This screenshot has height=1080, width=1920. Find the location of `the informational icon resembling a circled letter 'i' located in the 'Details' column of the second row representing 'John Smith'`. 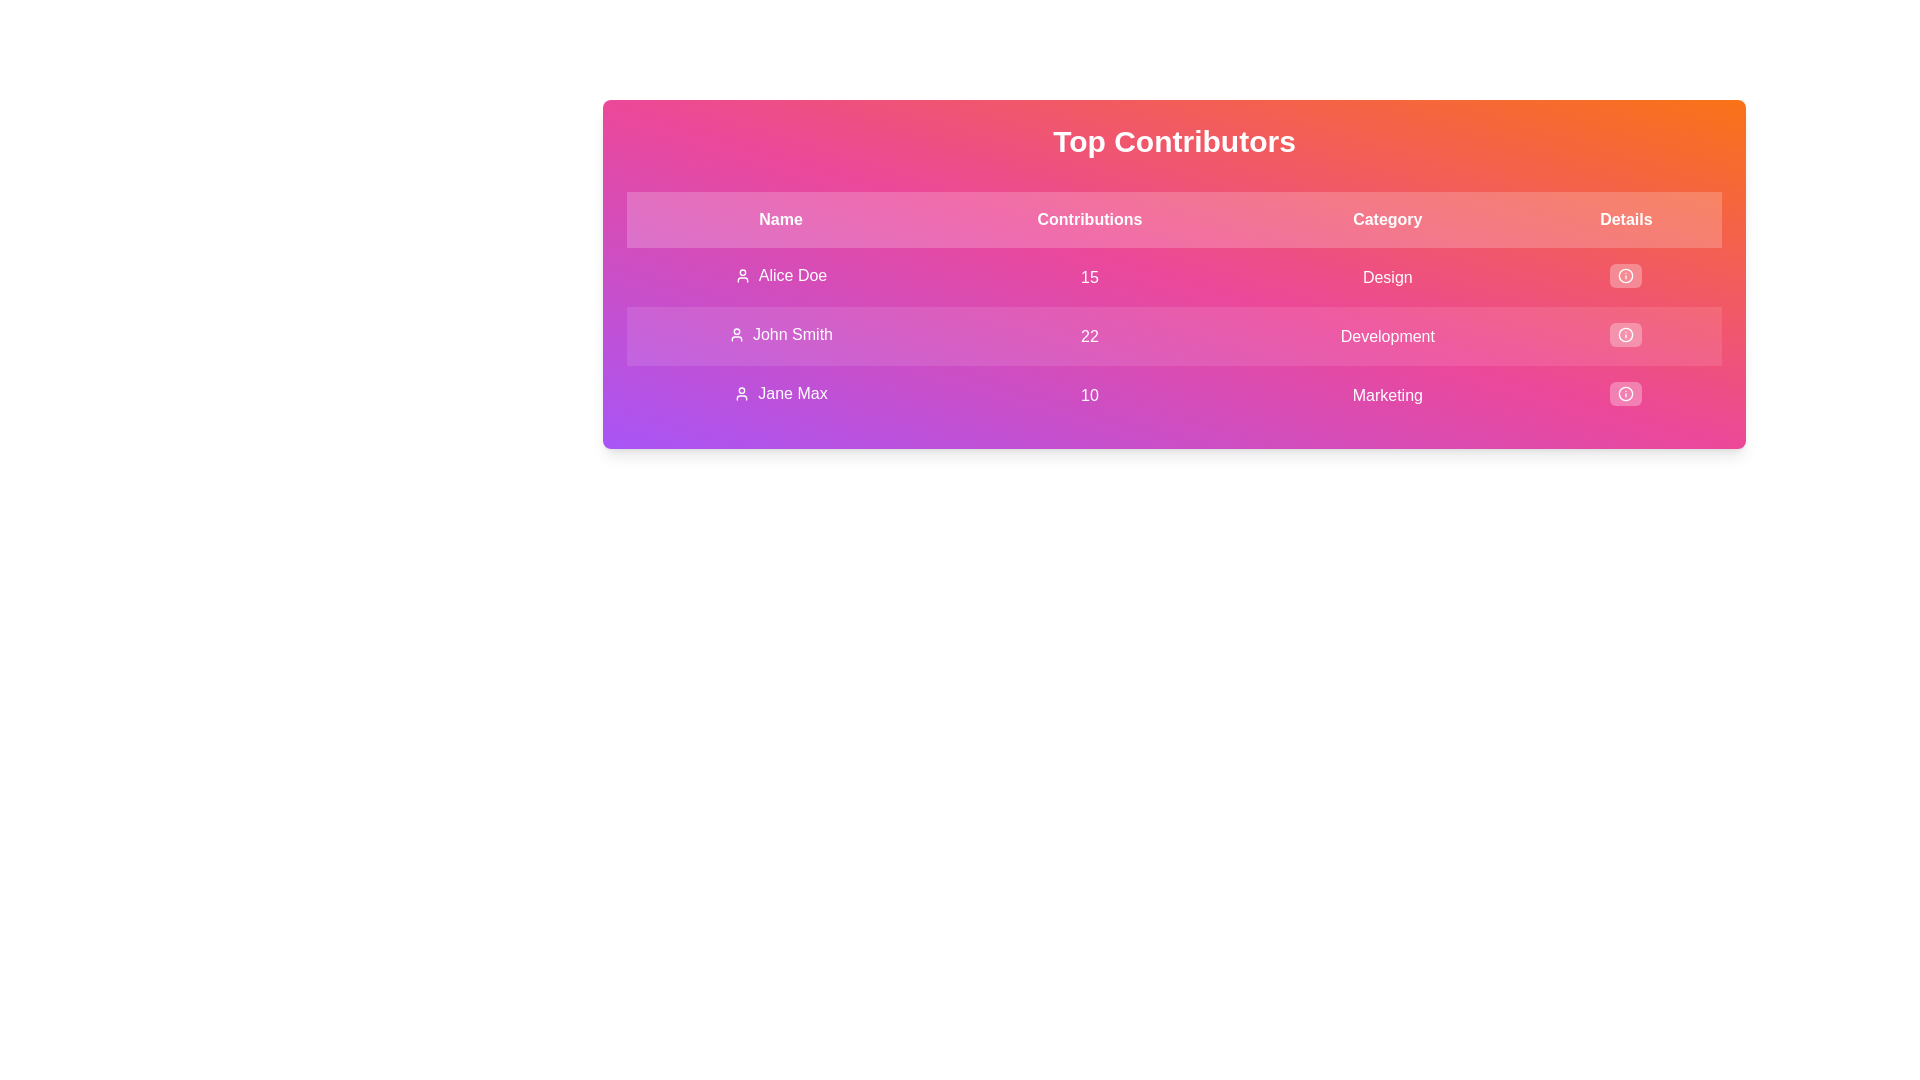

the informational icon resembling a circled letter 'i' located in the 'Details' column of the second row representing 'John Smith' is located at coordinates (1626, 334).